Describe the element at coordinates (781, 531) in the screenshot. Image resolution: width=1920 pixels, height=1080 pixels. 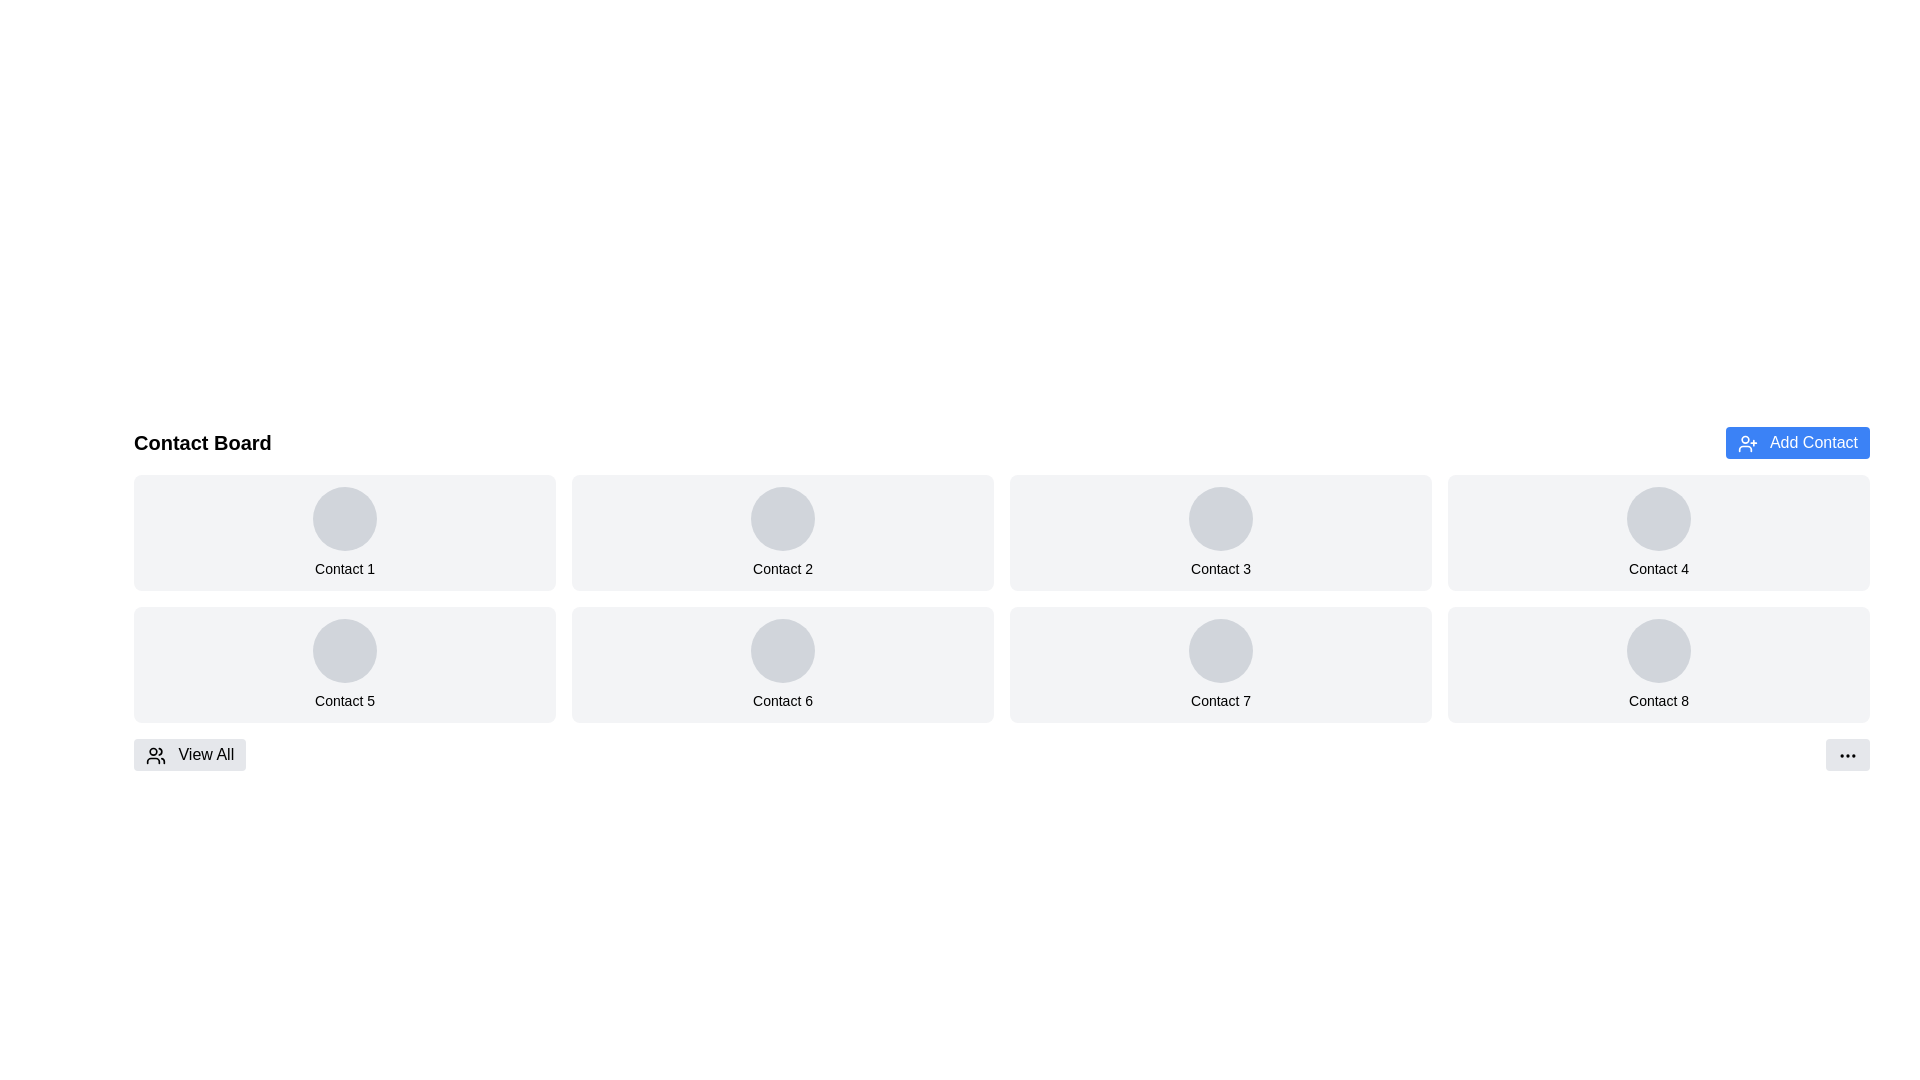
I see `the second card in the upper row of a 4x2 grid layout, which represents a contact's details, located between 'Contact 1' and 'Contact 3'` at that location.